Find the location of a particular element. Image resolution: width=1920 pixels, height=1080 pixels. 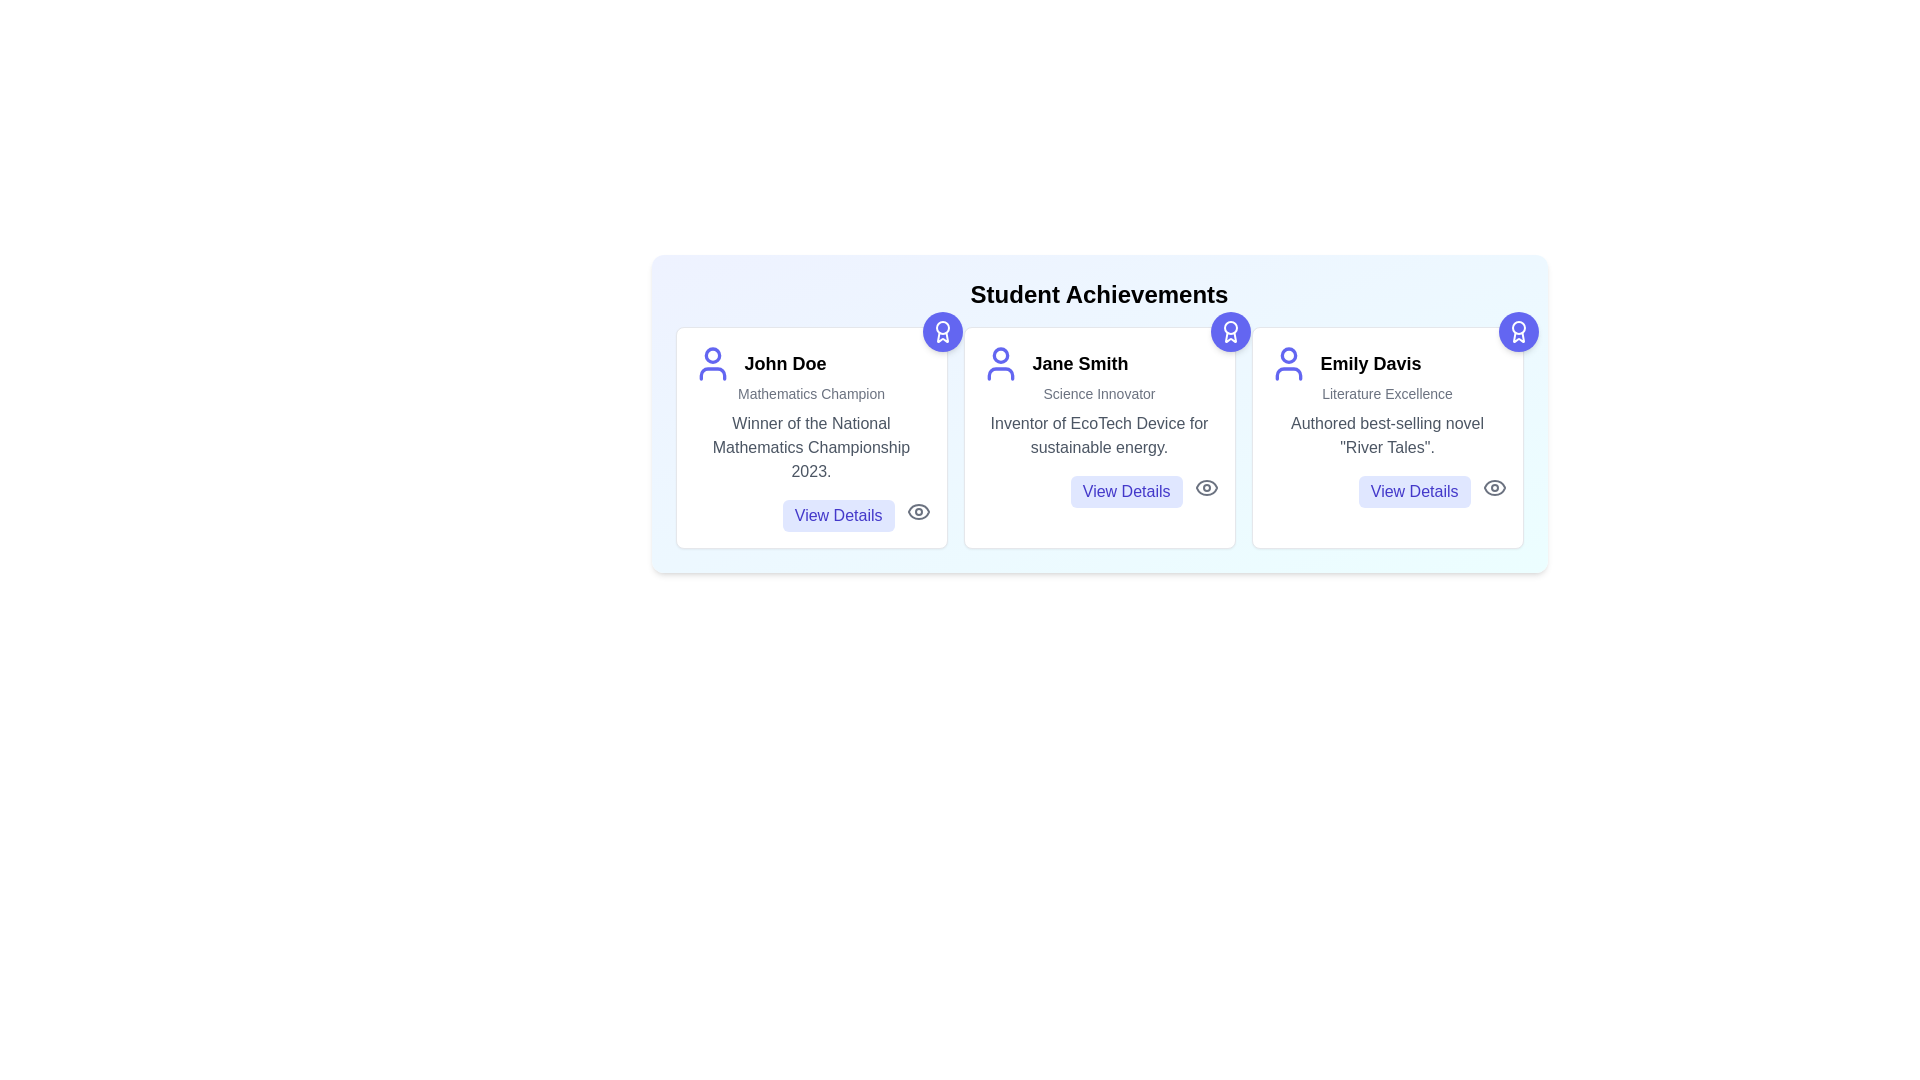

the text of the achievement description for John Doe is located at coordinates (811, 446).